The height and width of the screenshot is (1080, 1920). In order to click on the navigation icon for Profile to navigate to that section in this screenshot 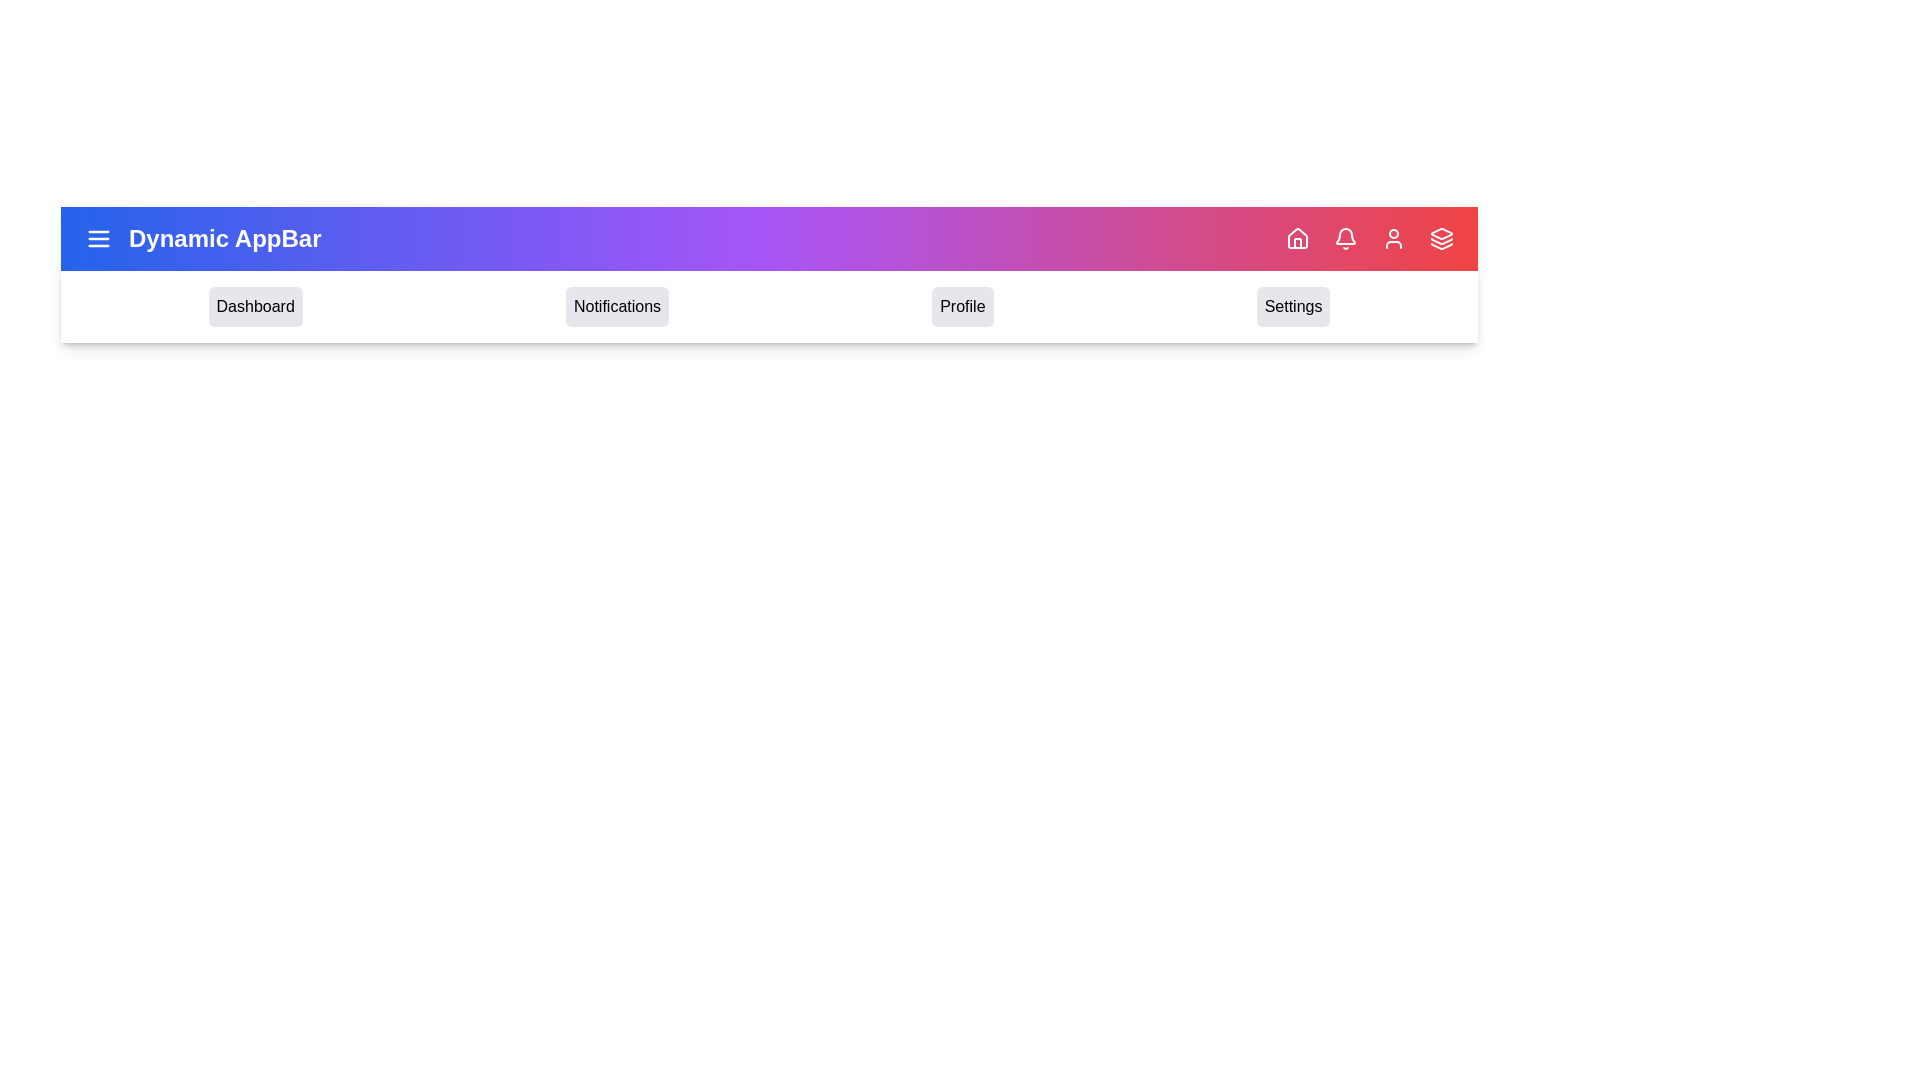, I will do `click(962, 307)`.